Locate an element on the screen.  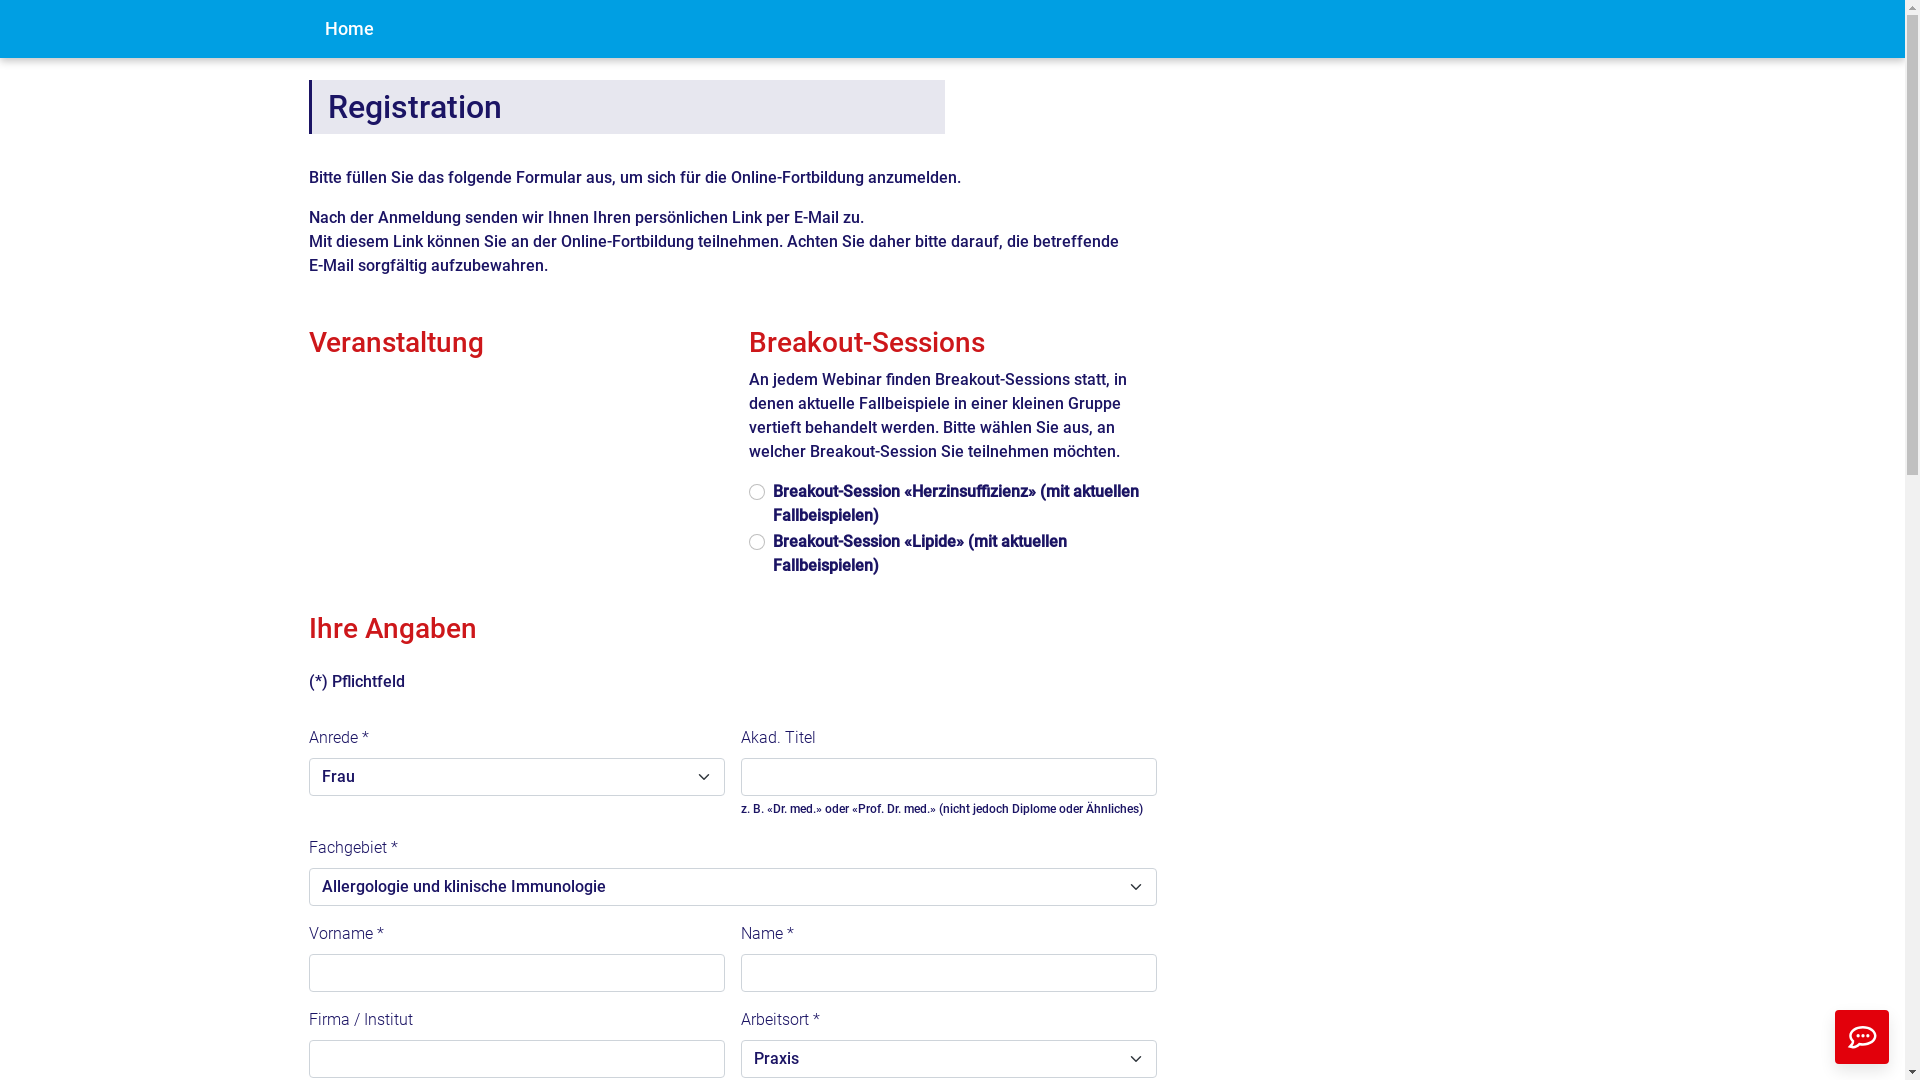
'Home' is located at coordinates (306, 29).